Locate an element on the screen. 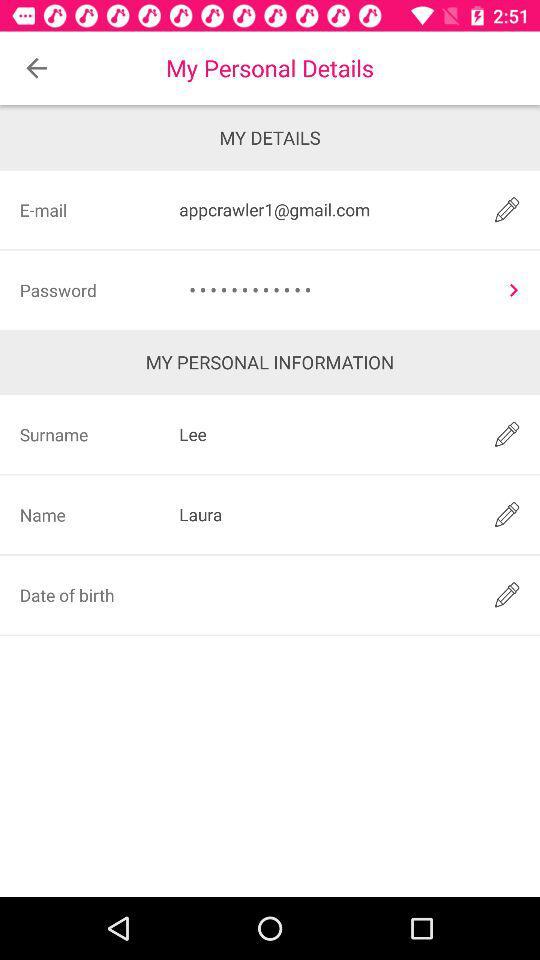 Image resolution: width=540 pixels, height=960 pixels. edit name field is located at coordinates (507, 513).